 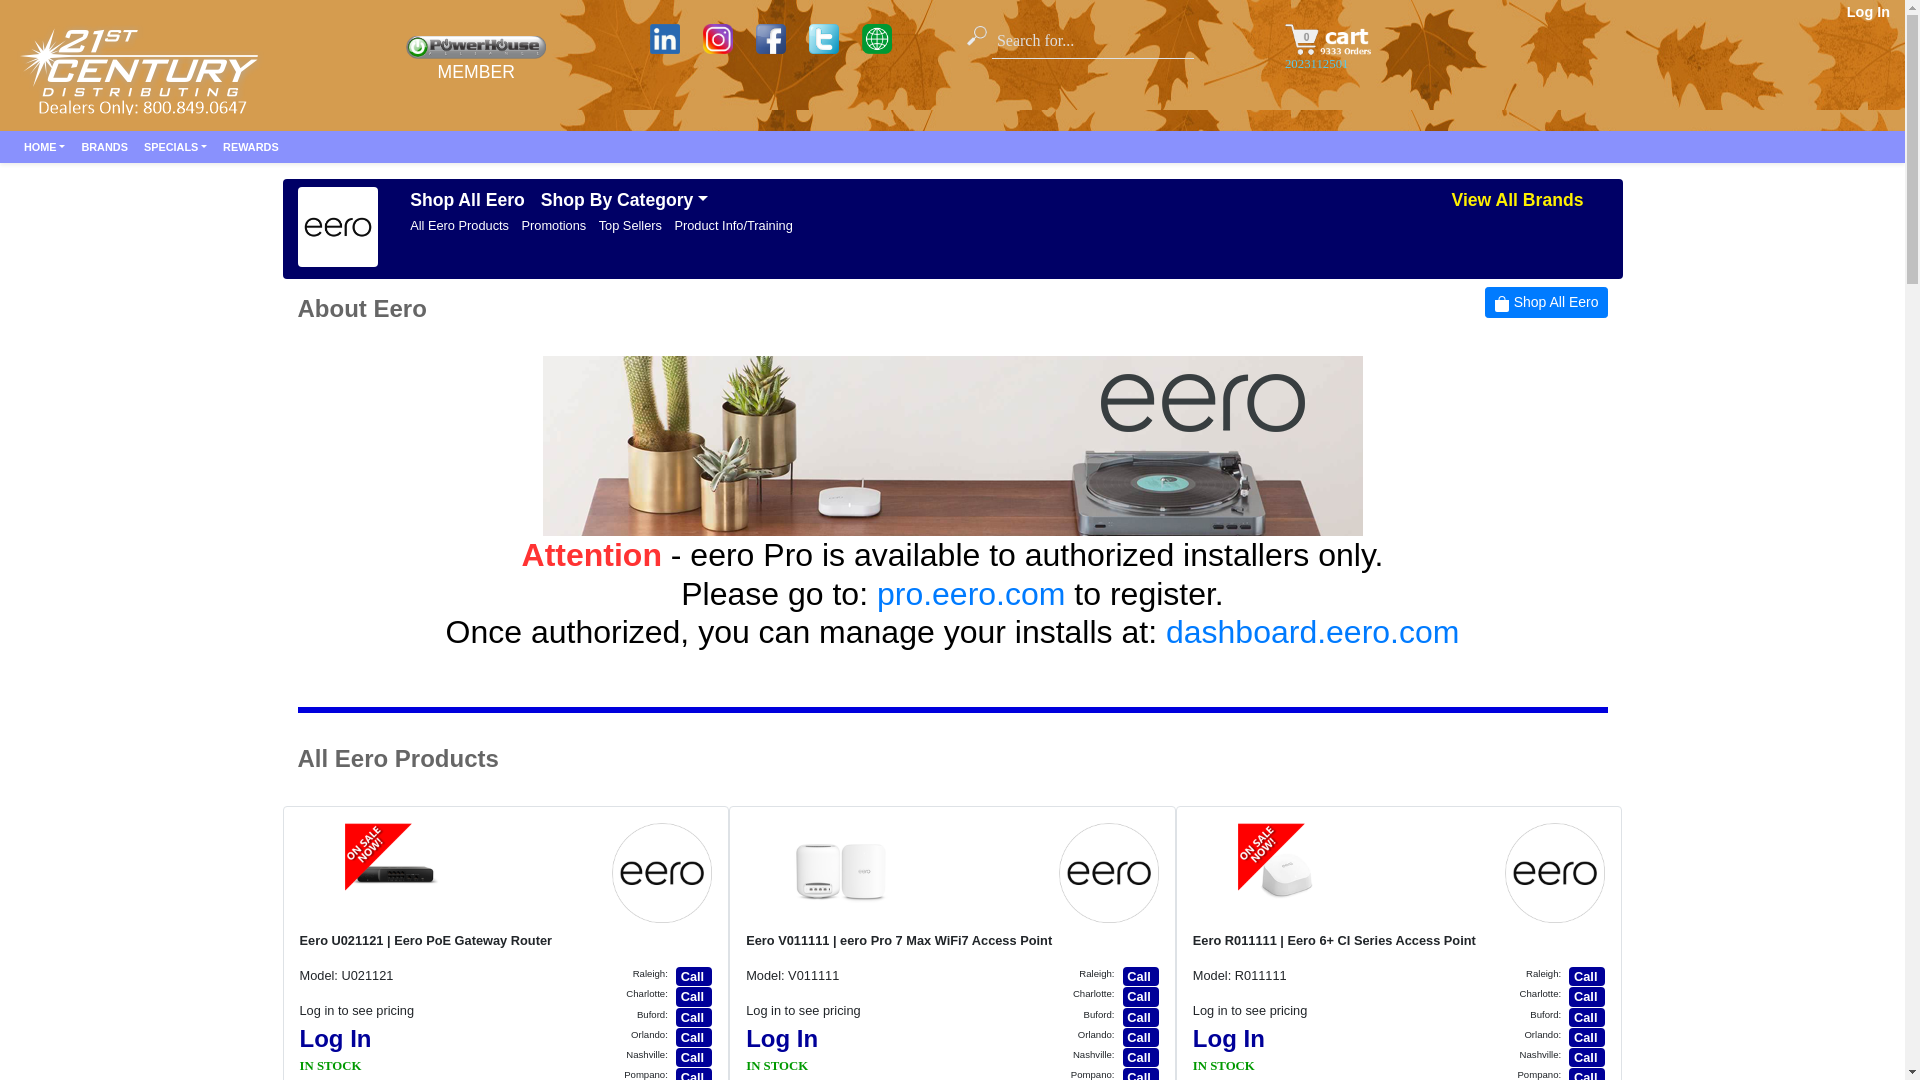 I want to click on 'View All Brands', so click(x=1516, y=200).